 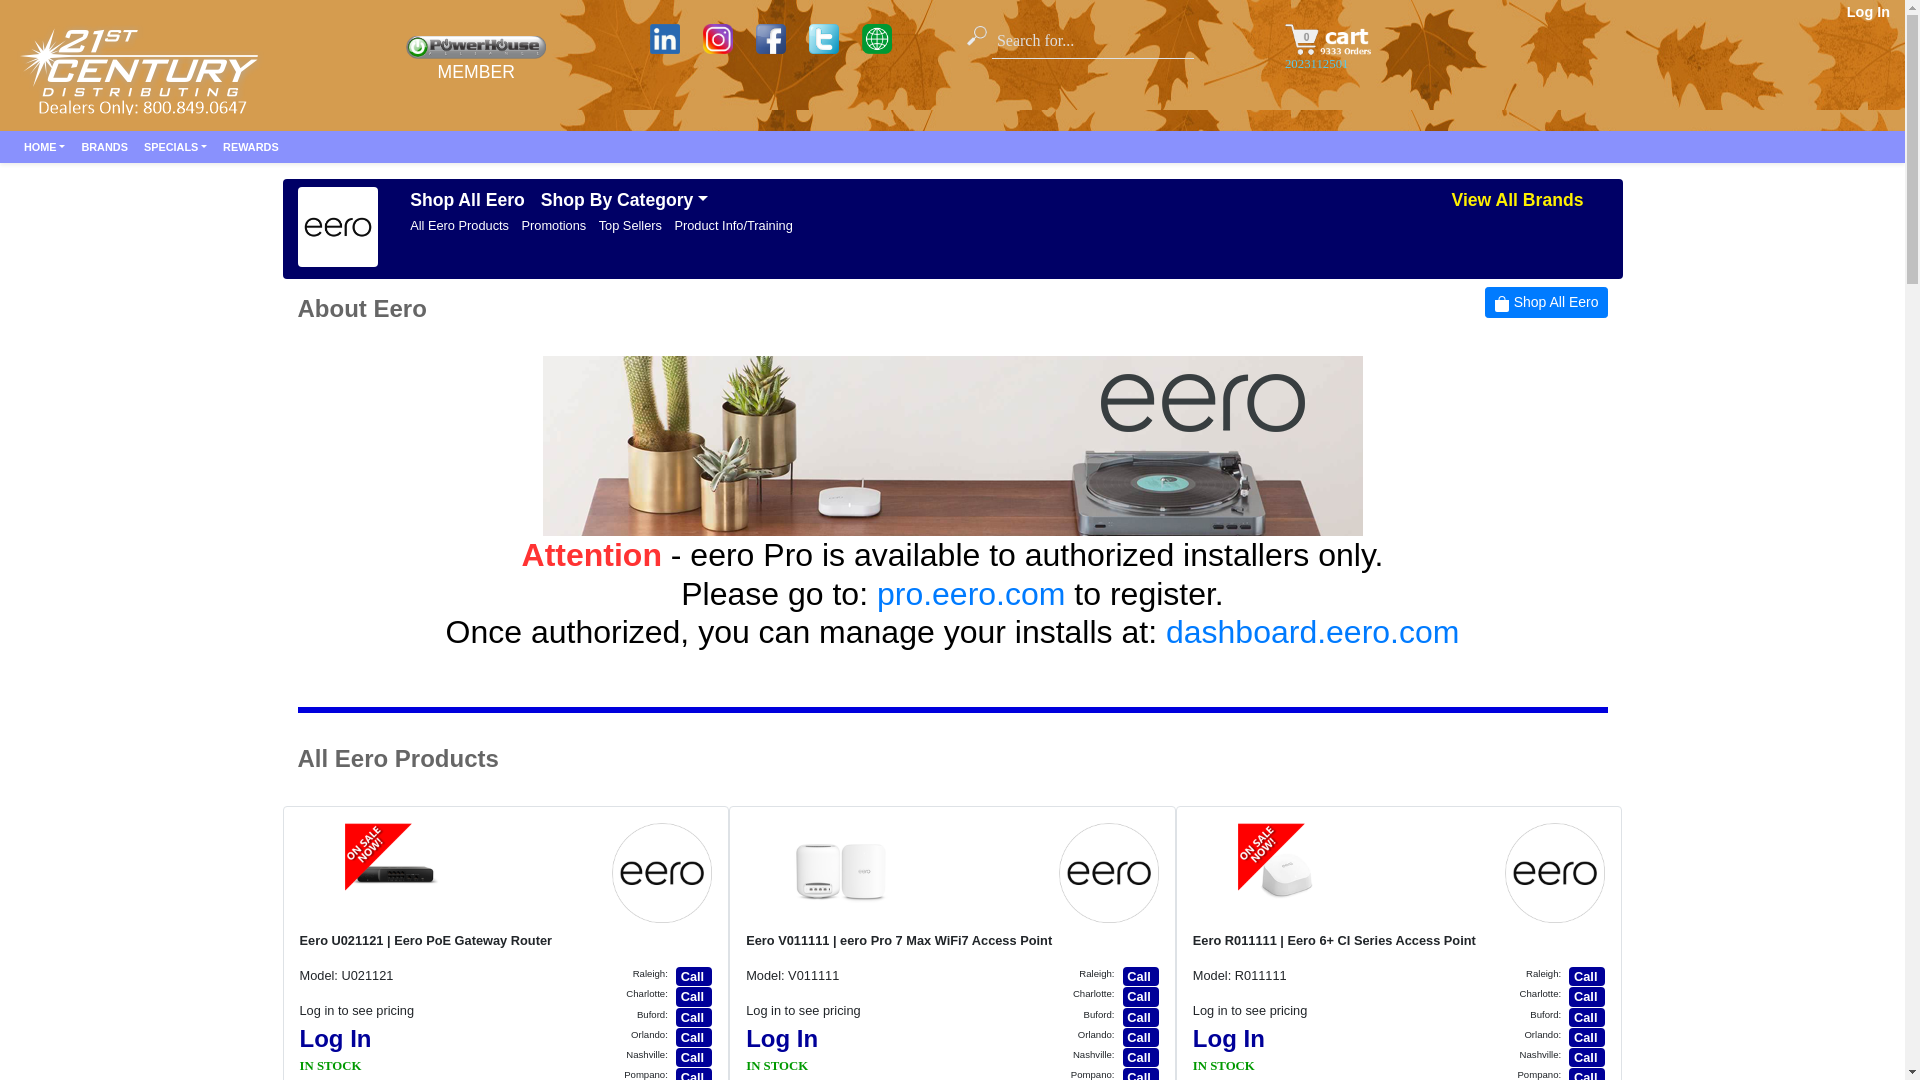 I want to click on 'View All Brands', so click(x=1516, y=200).